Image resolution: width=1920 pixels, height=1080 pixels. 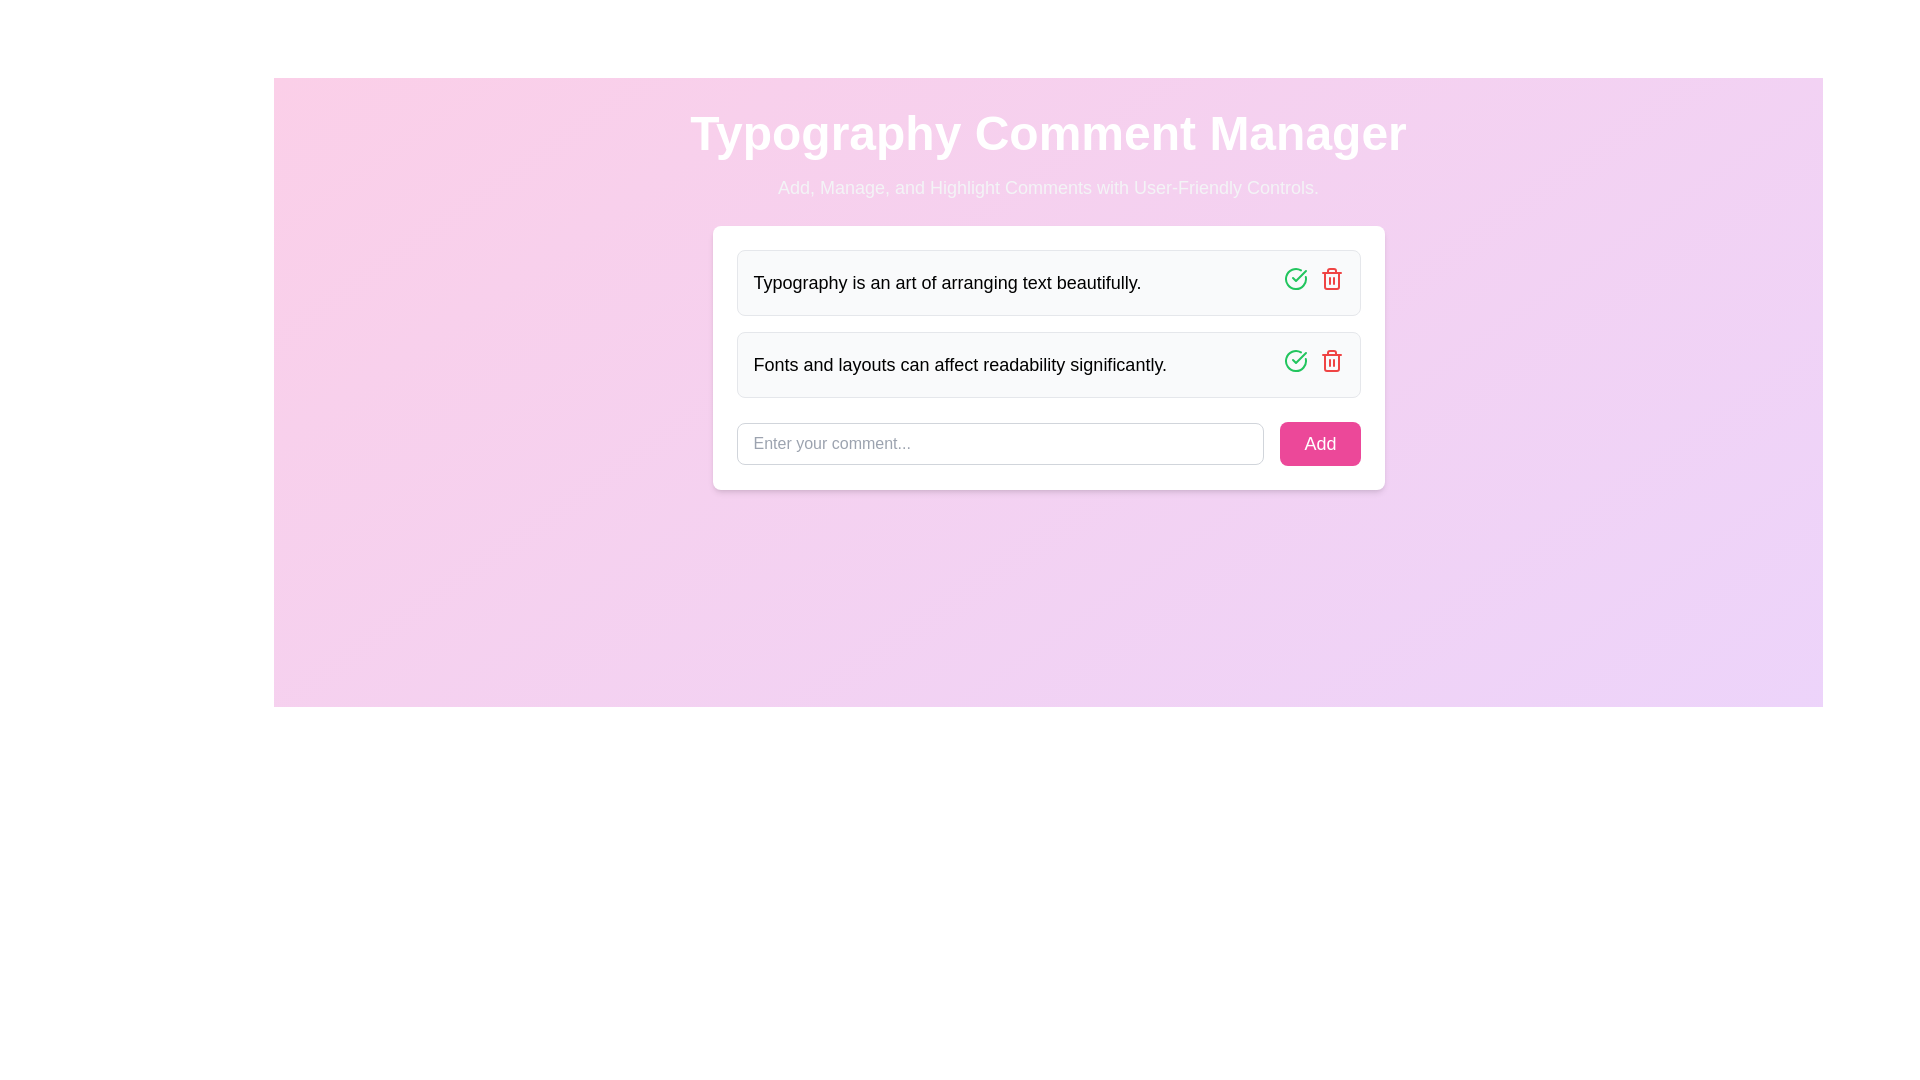 What do you see at coordinates (1320, 442) in the screenshot?
I see `the submit button located at the far-right of the comment input area` at bounding box center [1320, 442].